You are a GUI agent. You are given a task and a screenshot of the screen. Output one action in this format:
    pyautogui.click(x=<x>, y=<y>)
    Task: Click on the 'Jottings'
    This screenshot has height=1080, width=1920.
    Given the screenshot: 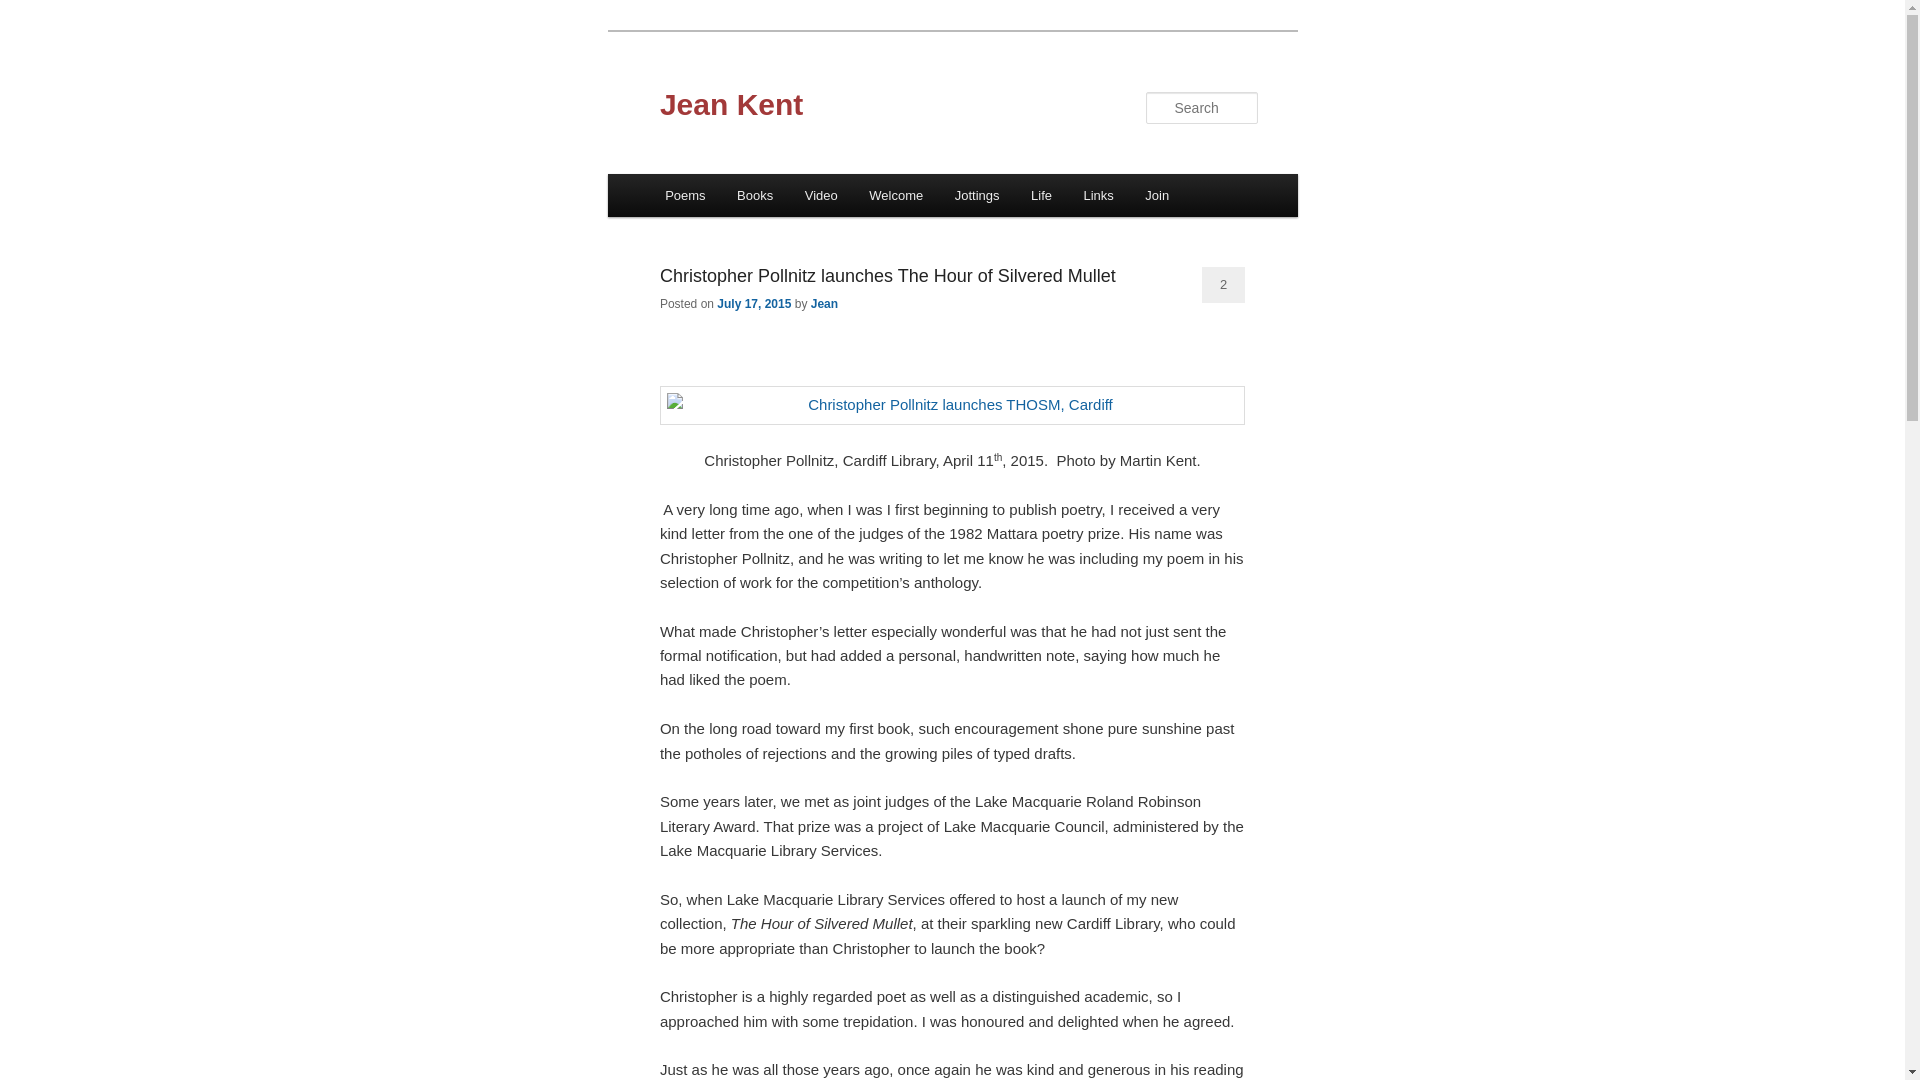 What is the action you would take?
    pyautogui.click(x=977, y=195)
    